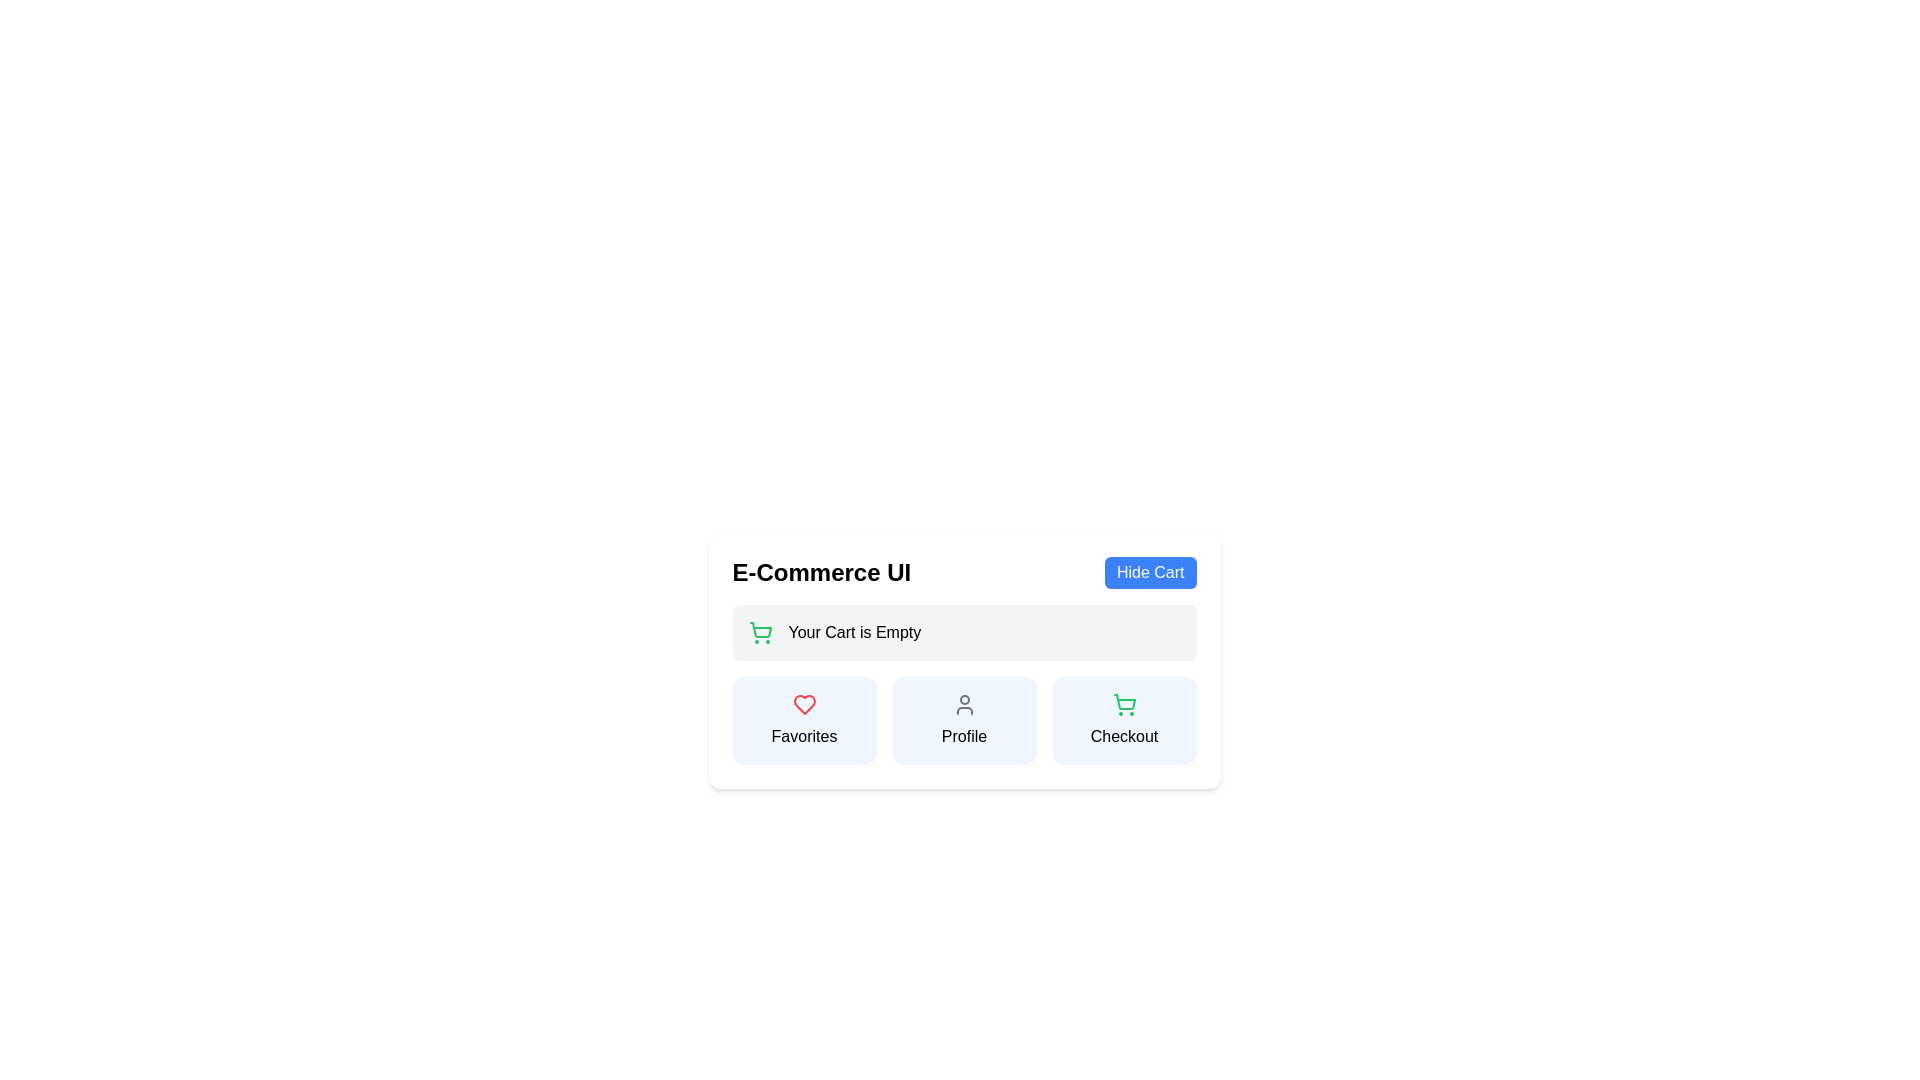 The width and height of the screenshot is (1920, 1080). Describe the element at coordinates (821, 573) in the screenshot. I see `the Text Label that represents the title or branding of the e-commerce platform` at that location.